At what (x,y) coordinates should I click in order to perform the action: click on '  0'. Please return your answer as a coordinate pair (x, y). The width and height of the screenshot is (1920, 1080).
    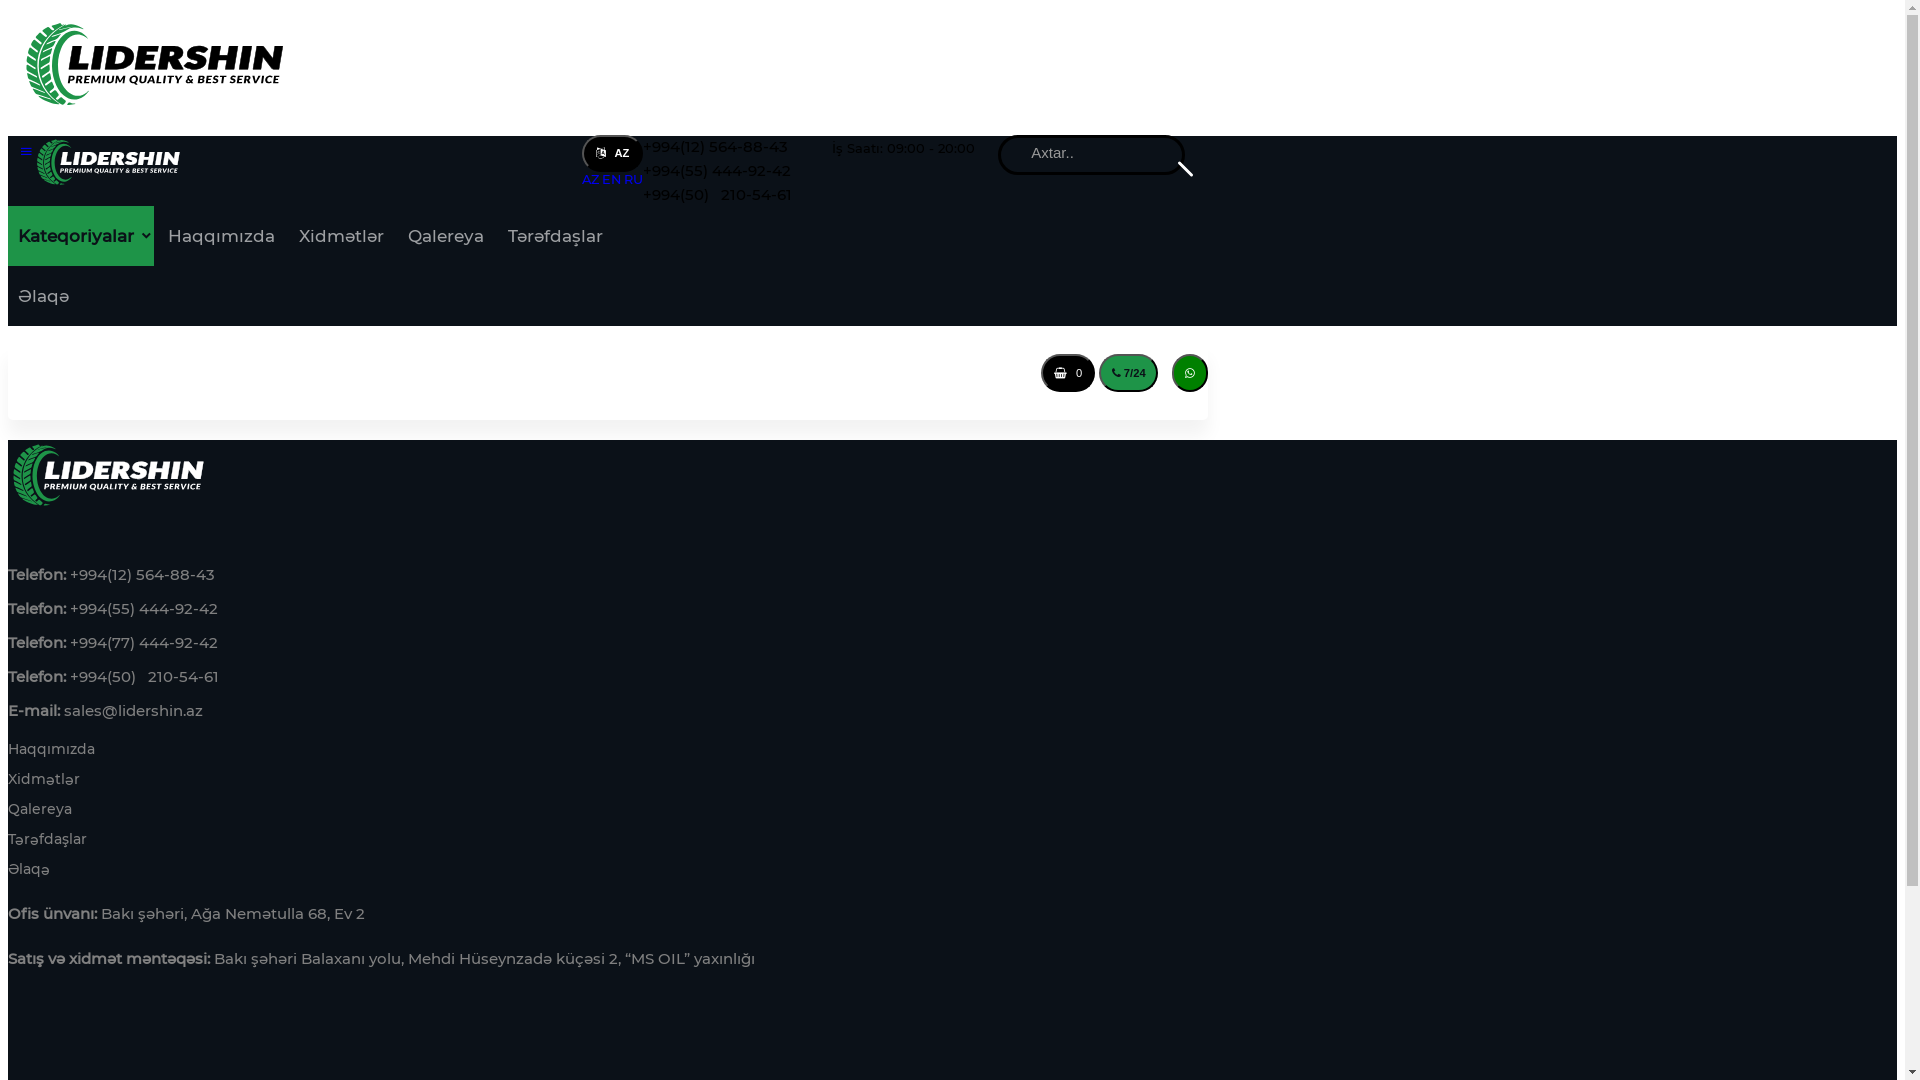
    Looking at the image, I should click on (1067, 373).